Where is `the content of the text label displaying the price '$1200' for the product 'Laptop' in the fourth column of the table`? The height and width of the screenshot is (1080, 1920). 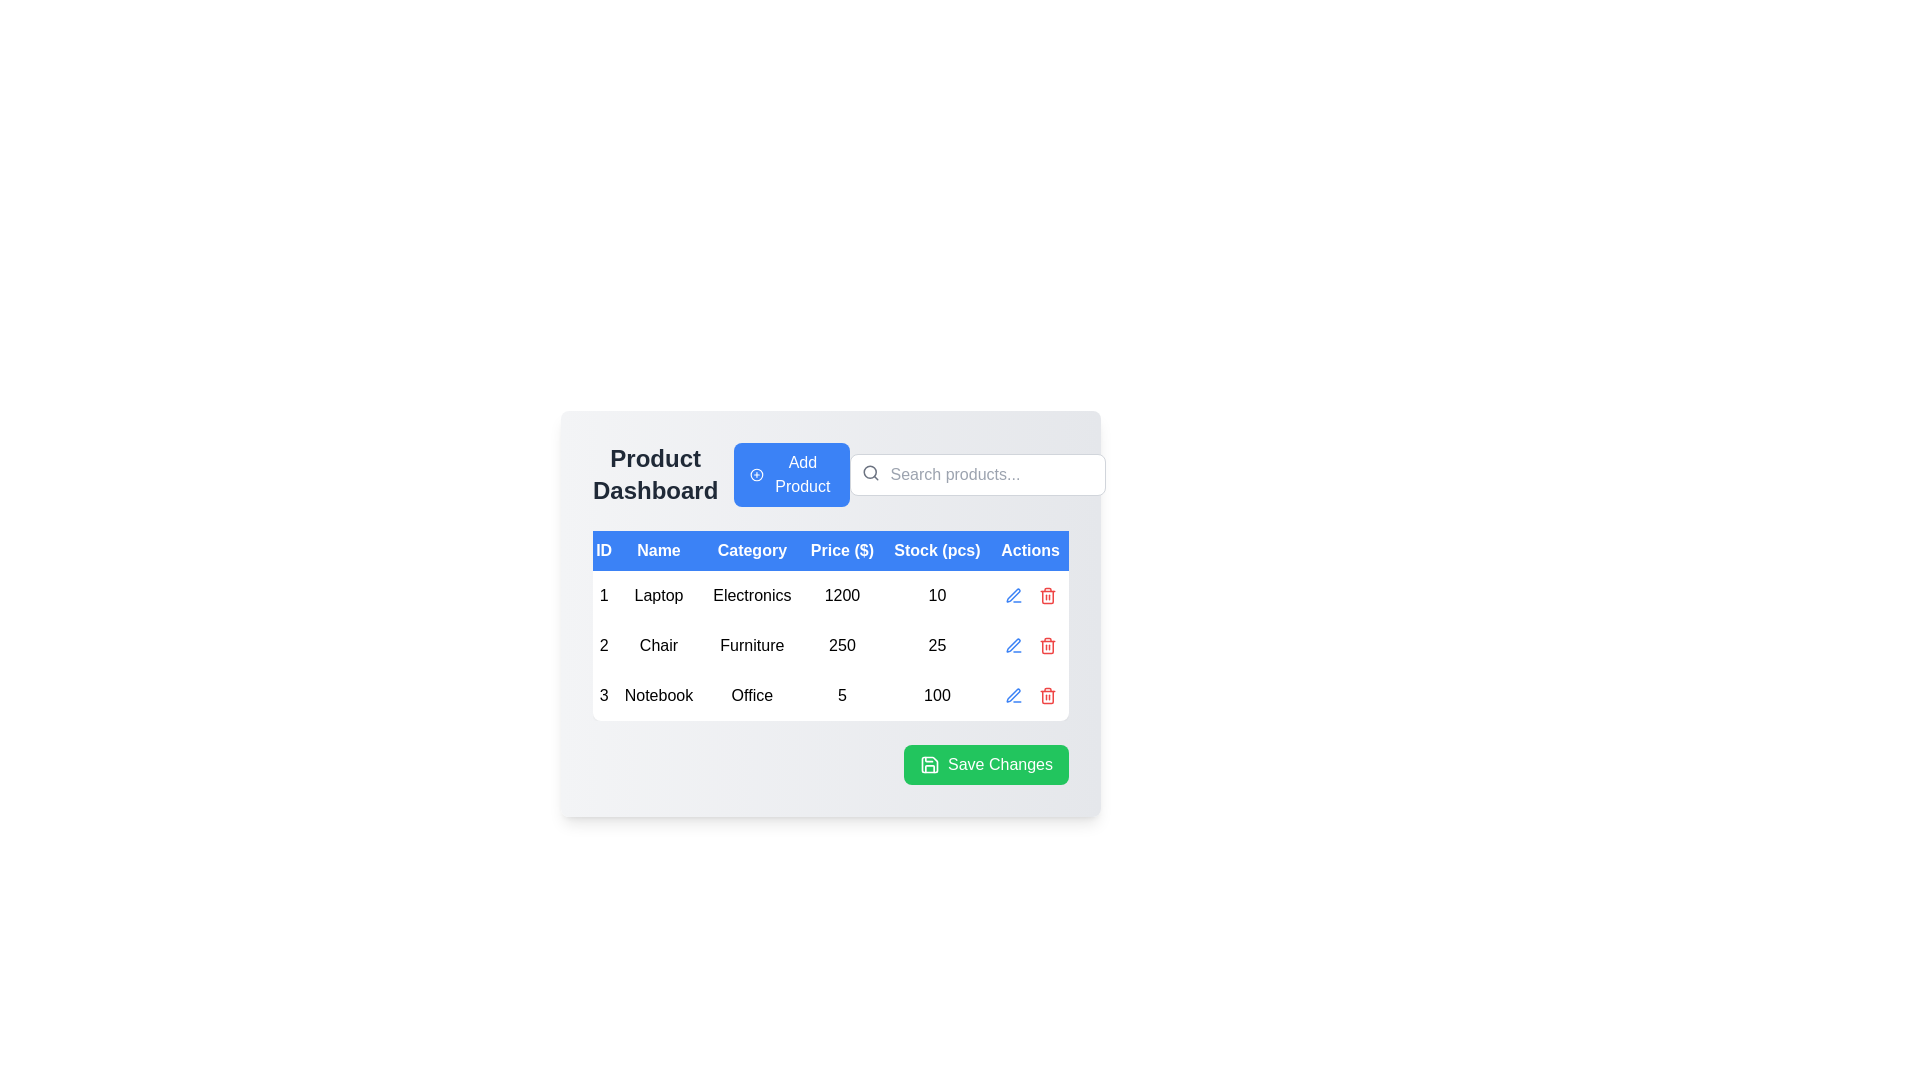 the content of the text label displaying the price '$1200' for the product 'Laptop' in the fourth column of the table is located at coordinates (842, 595).